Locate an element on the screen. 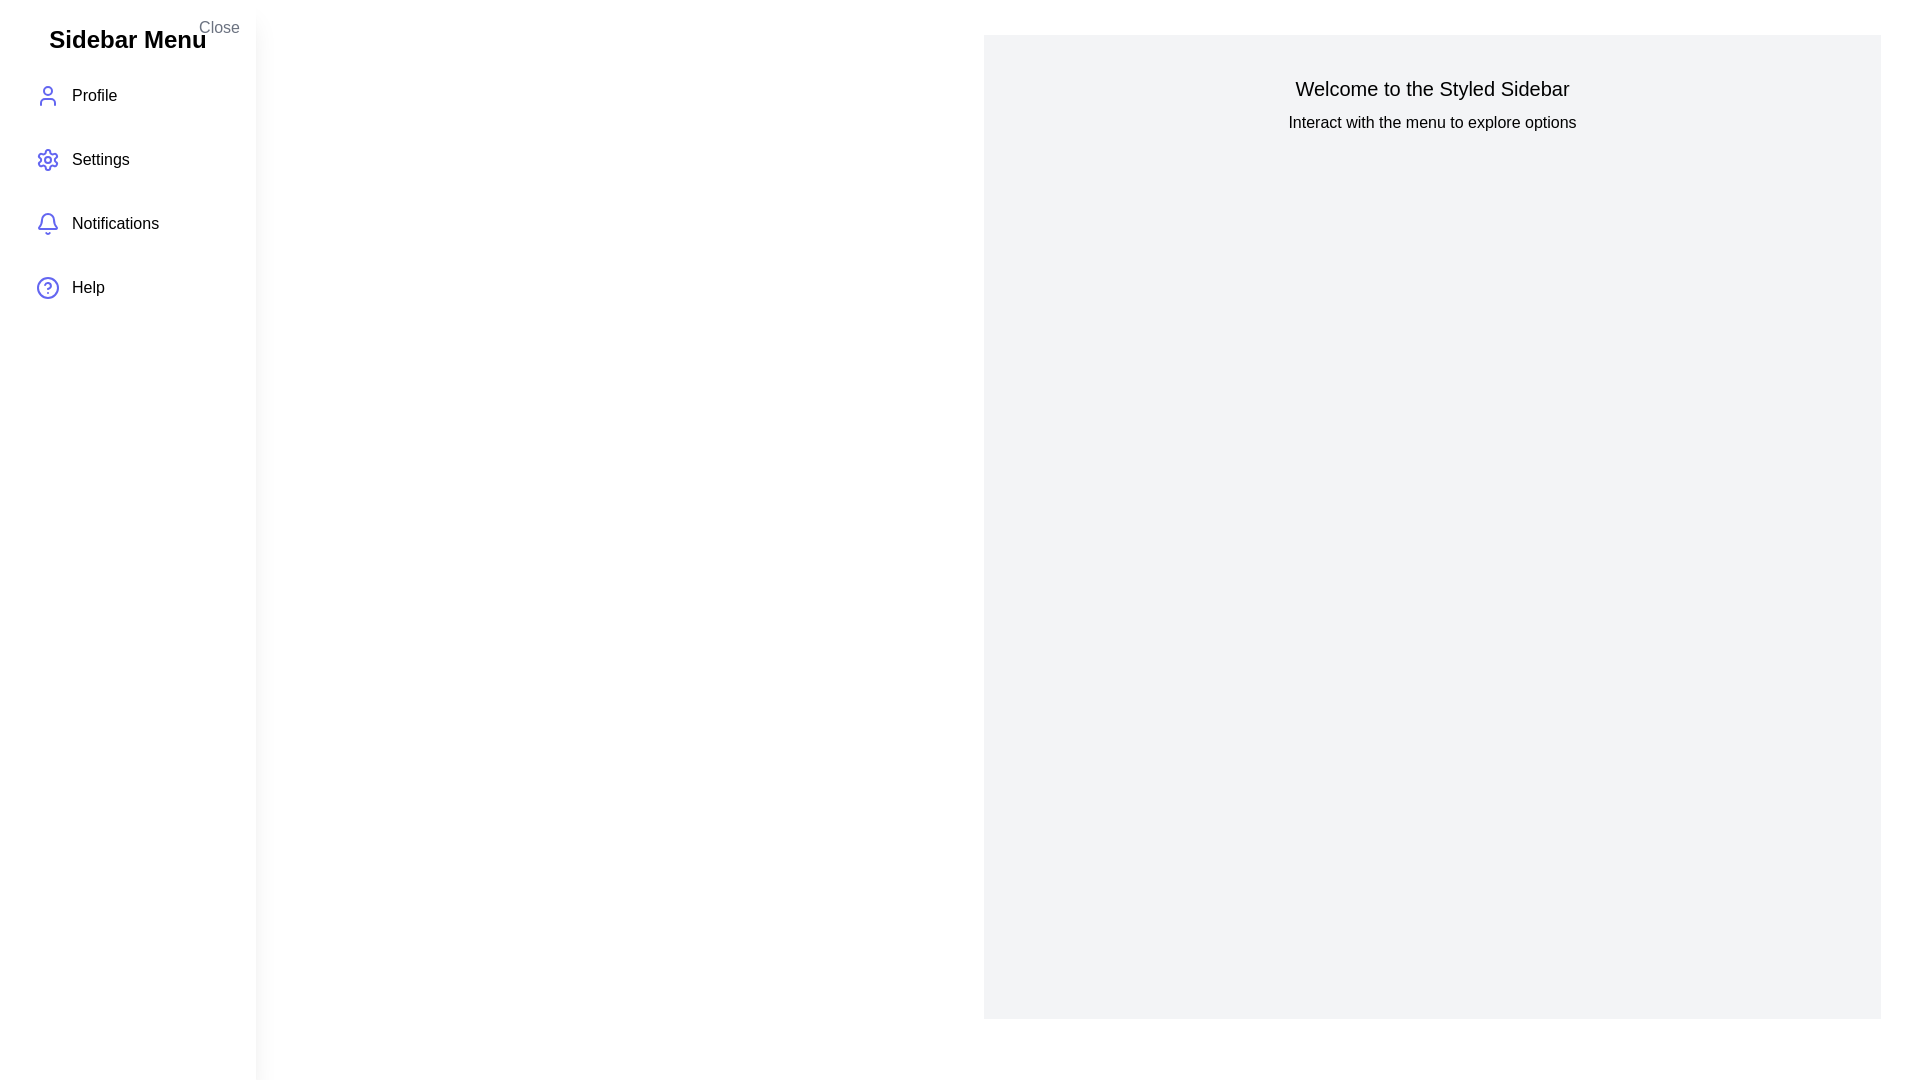 This screenshot has width=1920, height=1080. the menu item Notifications from the sidebar is located at coordinates (127, 223).